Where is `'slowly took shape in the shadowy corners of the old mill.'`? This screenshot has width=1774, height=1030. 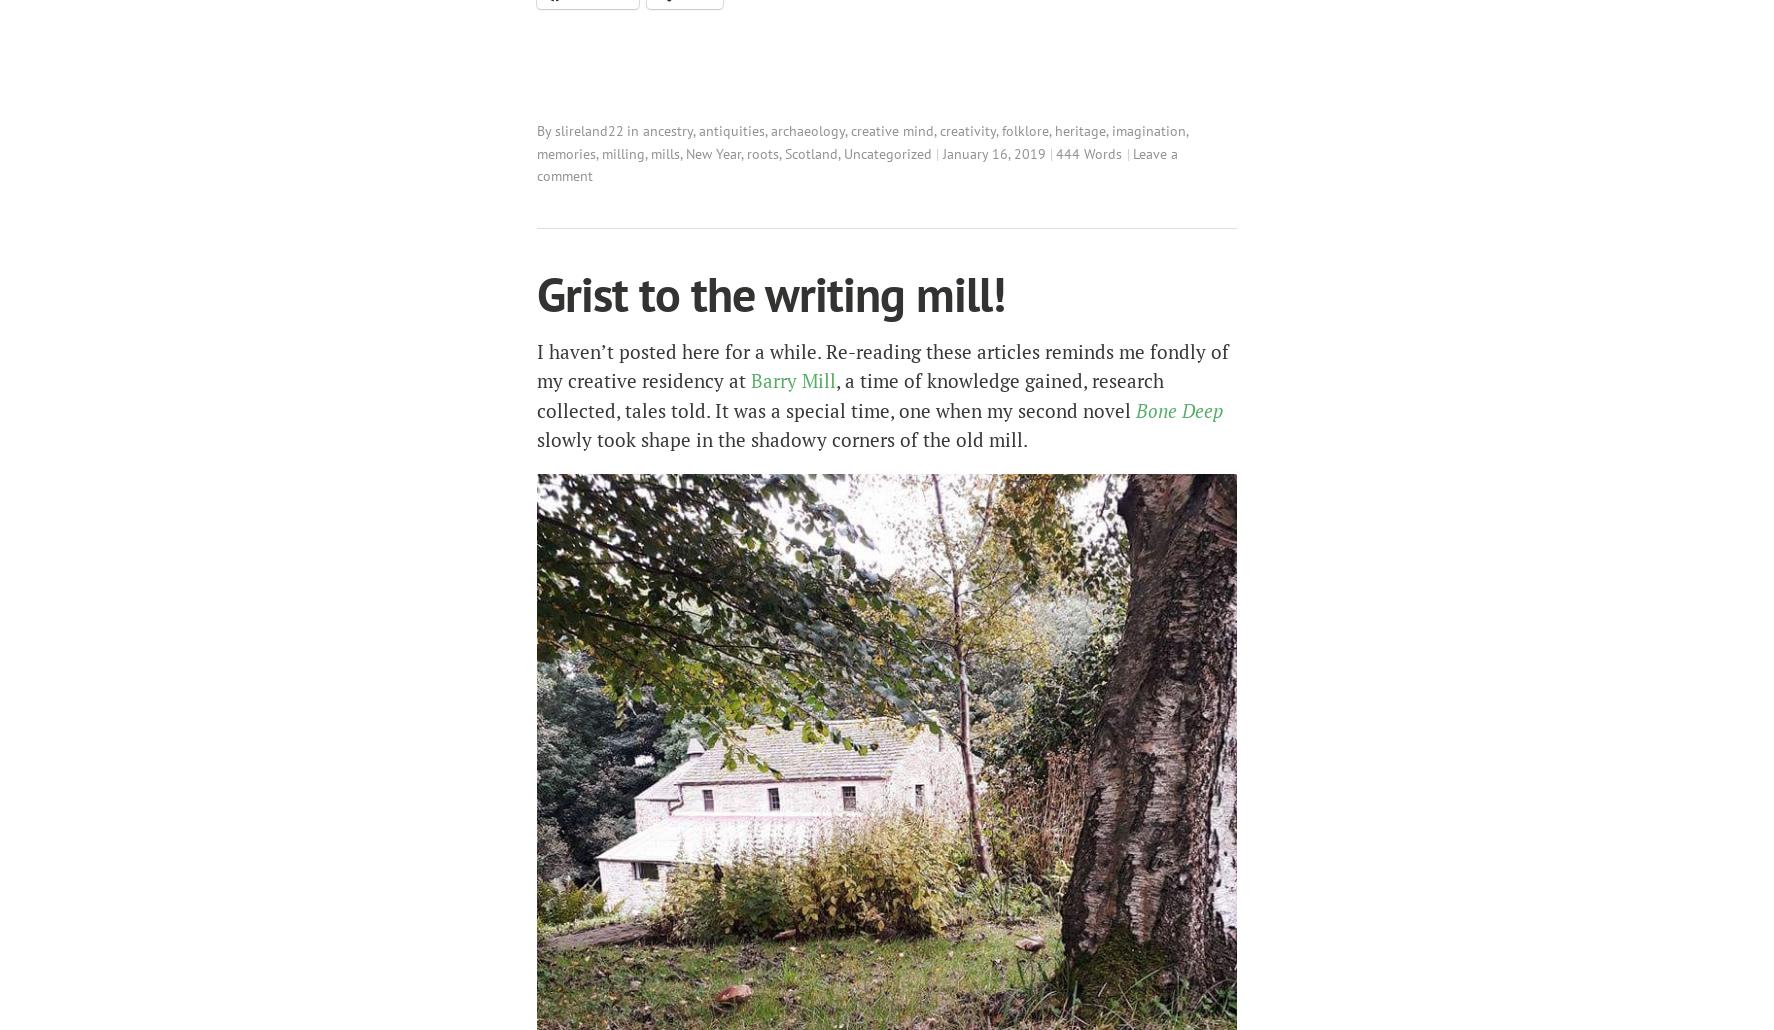
'slowly took shape in the shadowy corners of the old mill.' is located at coordinates (535, 438).